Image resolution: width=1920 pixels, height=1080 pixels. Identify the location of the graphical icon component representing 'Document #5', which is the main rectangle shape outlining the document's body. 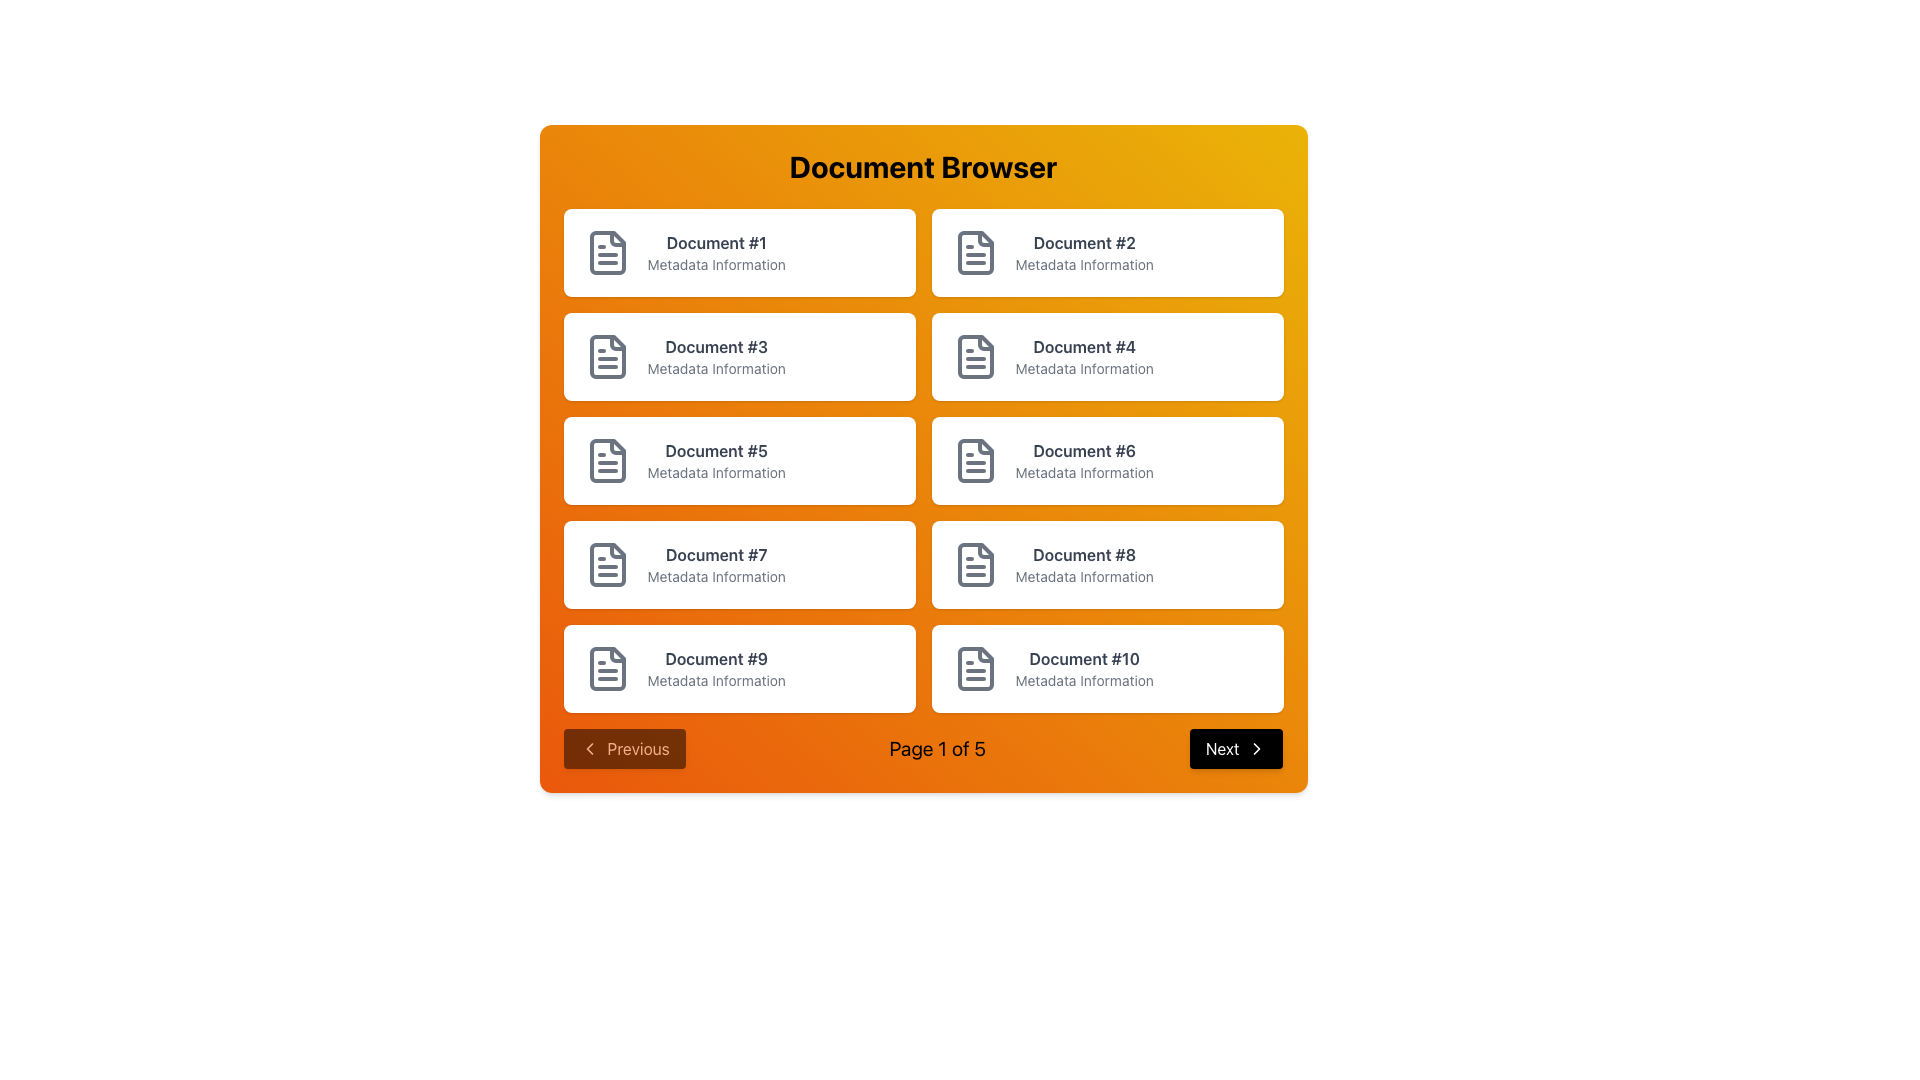
(606, 461).